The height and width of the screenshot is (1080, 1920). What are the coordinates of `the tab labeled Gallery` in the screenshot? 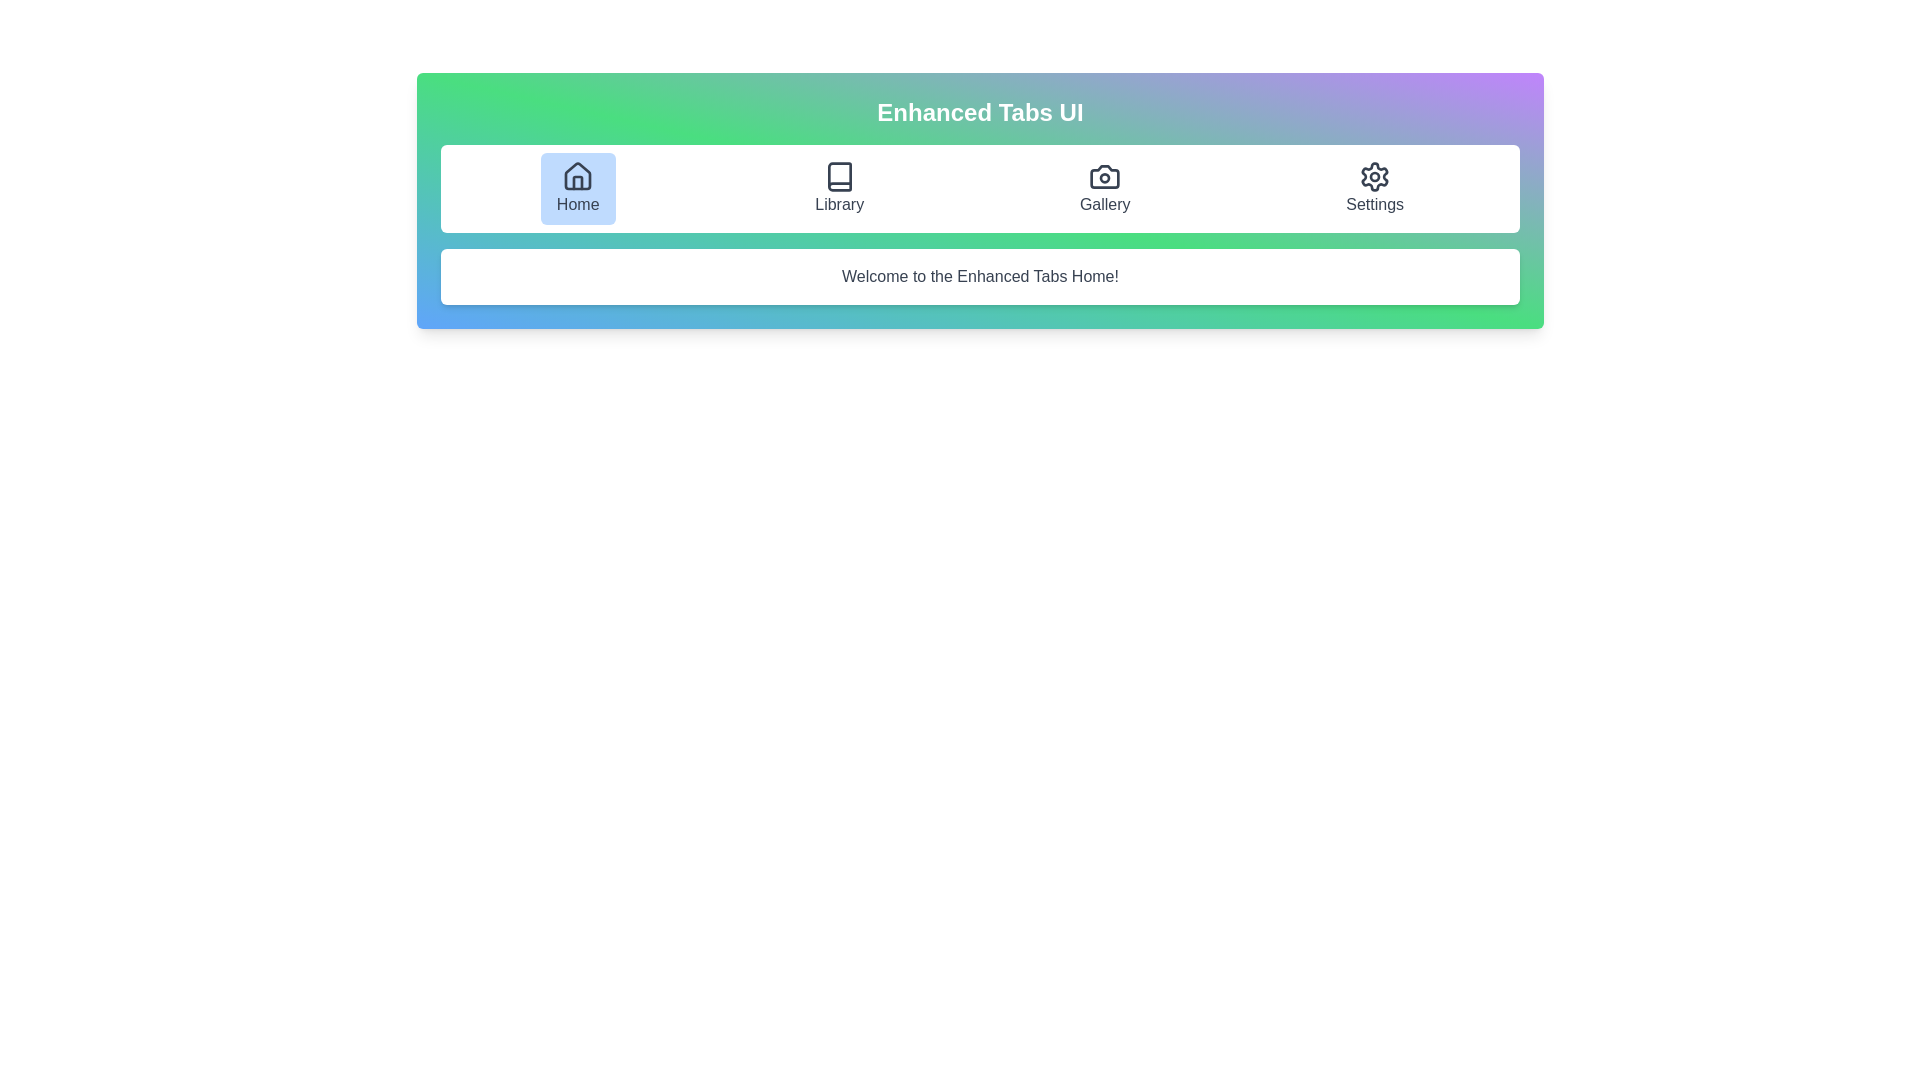 It's located at (1104, 189).